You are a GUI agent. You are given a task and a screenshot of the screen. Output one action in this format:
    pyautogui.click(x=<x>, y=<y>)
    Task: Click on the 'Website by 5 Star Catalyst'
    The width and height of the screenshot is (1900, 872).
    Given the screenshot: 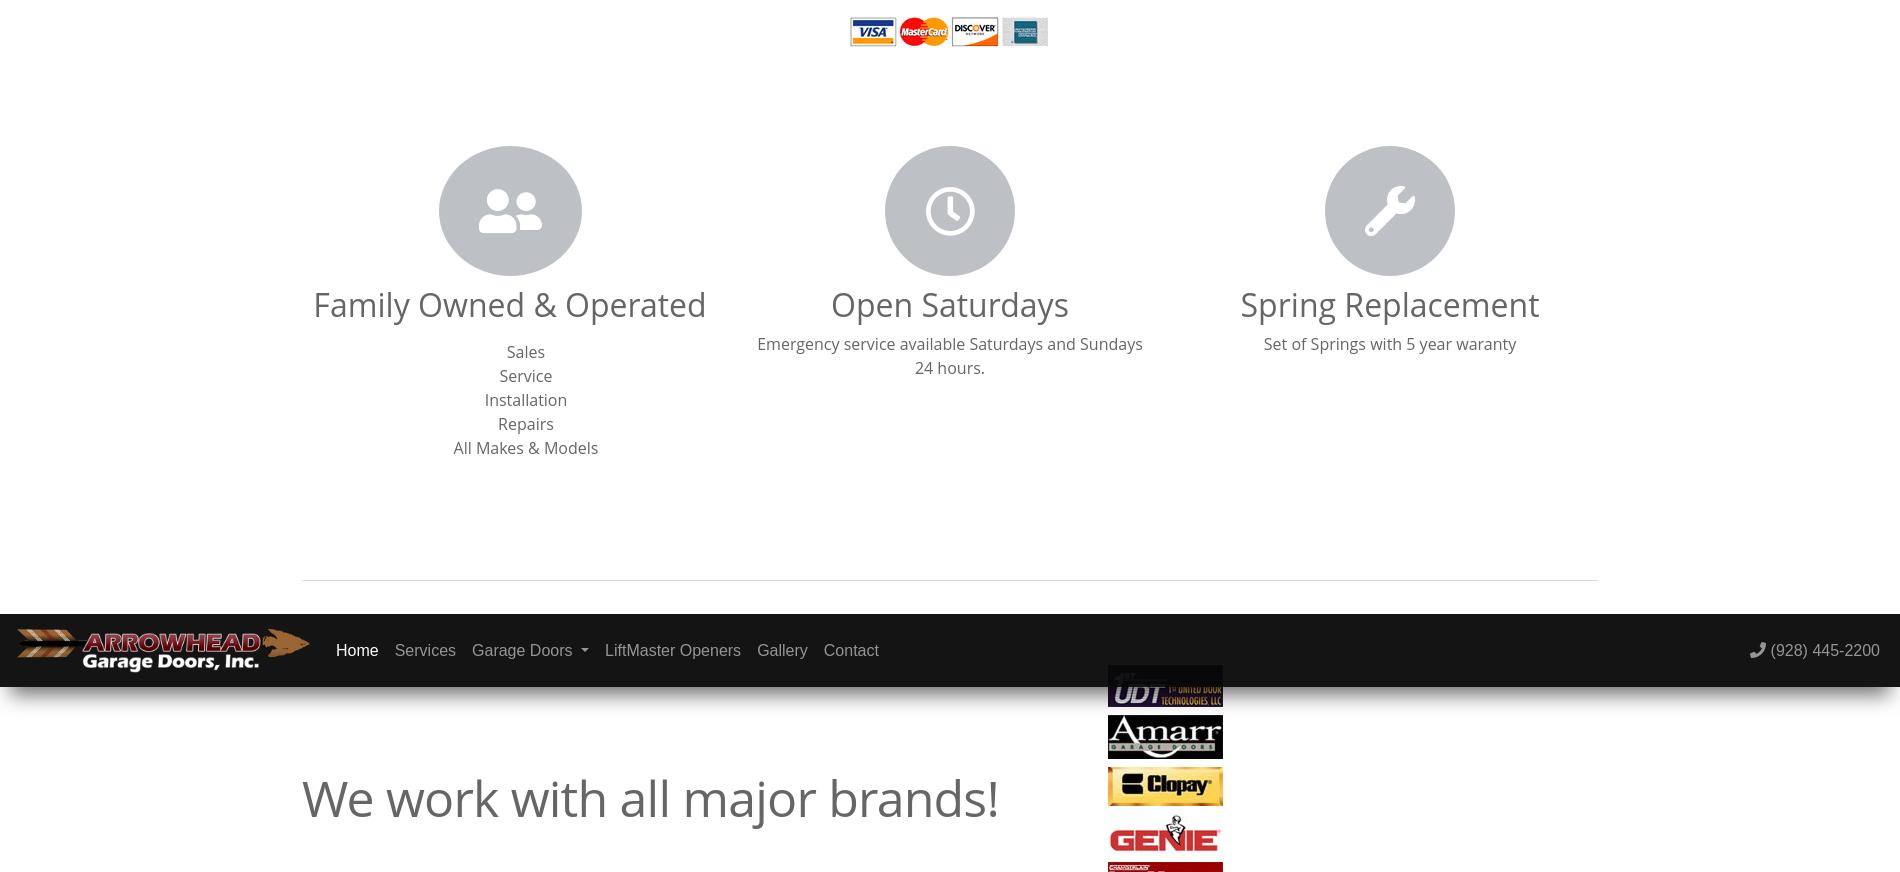 What is the action you would take?
    pyautogui.click(x=876, y=229)
    